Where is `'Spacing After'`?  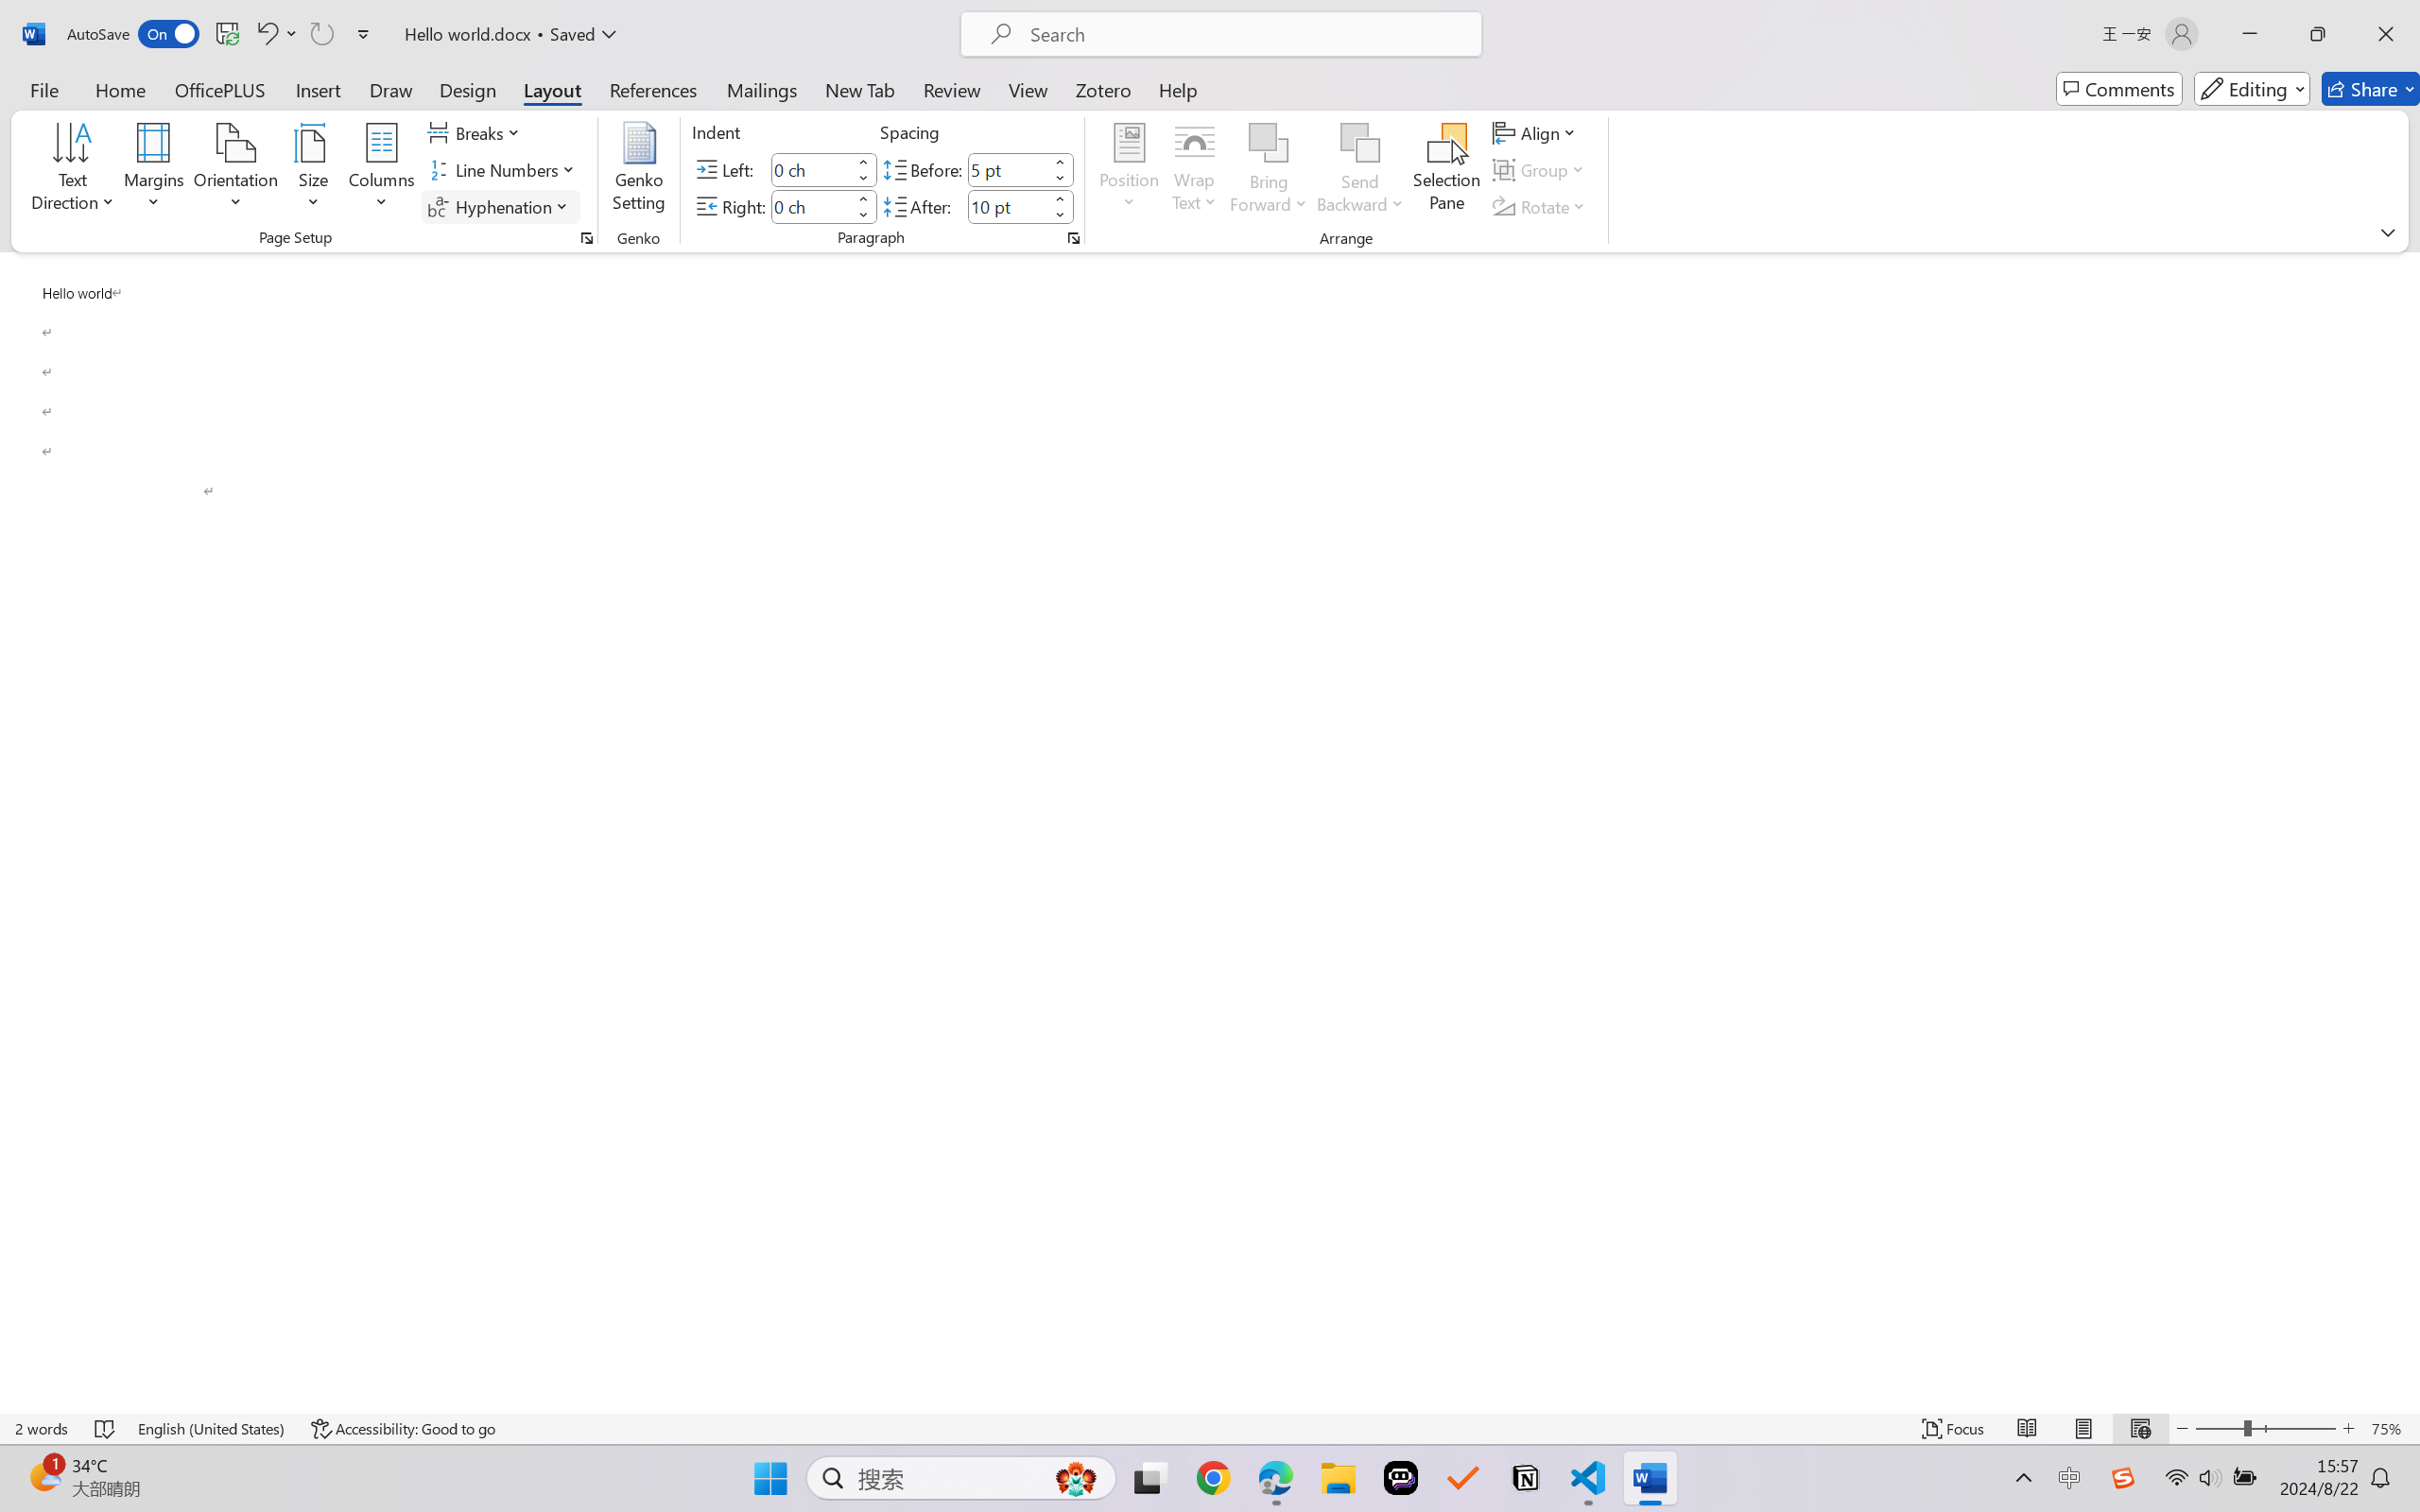 'Spacing After' is located at coordinates (1007, 205).